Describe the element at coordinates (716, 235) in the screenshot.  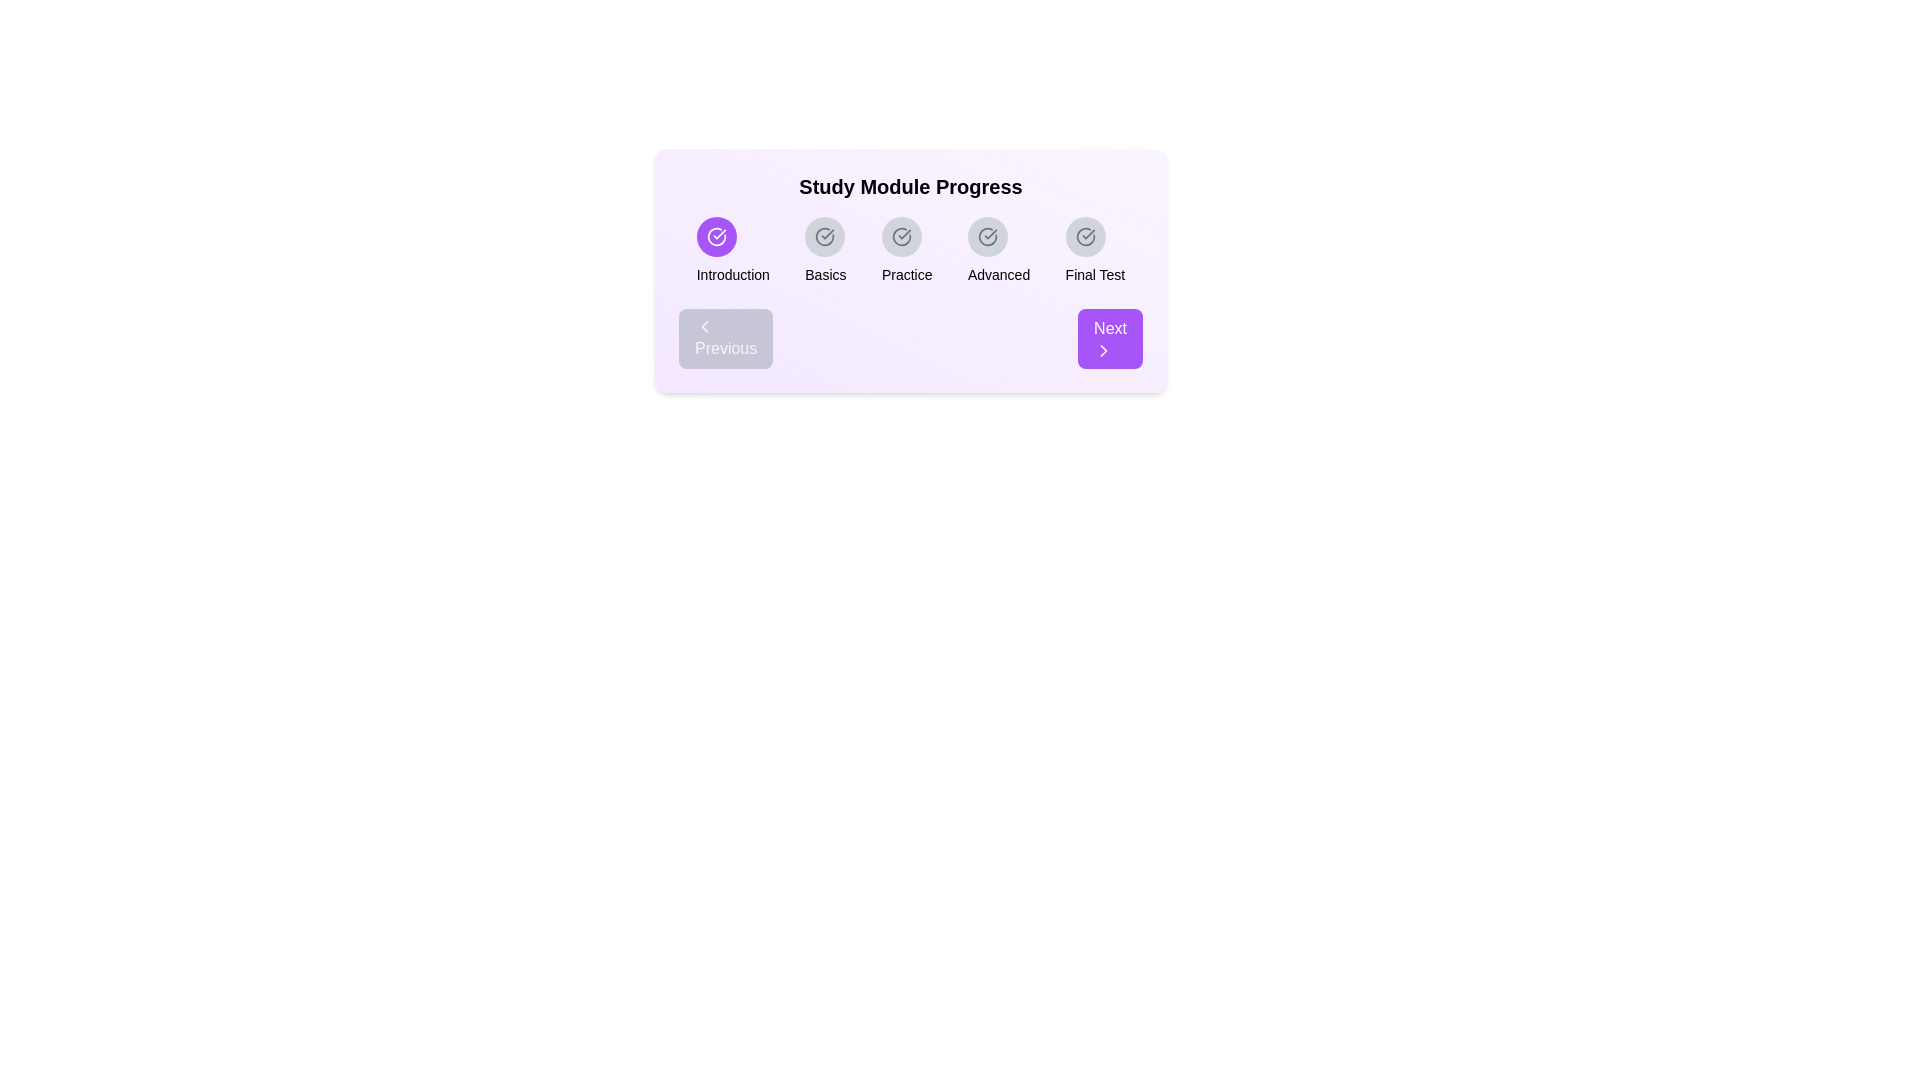
I see `the purple circular icon with a white checkmark symbol located in the top-left section of the 'Study Module Progress' interface, above the label 'Introduction'` at that location.